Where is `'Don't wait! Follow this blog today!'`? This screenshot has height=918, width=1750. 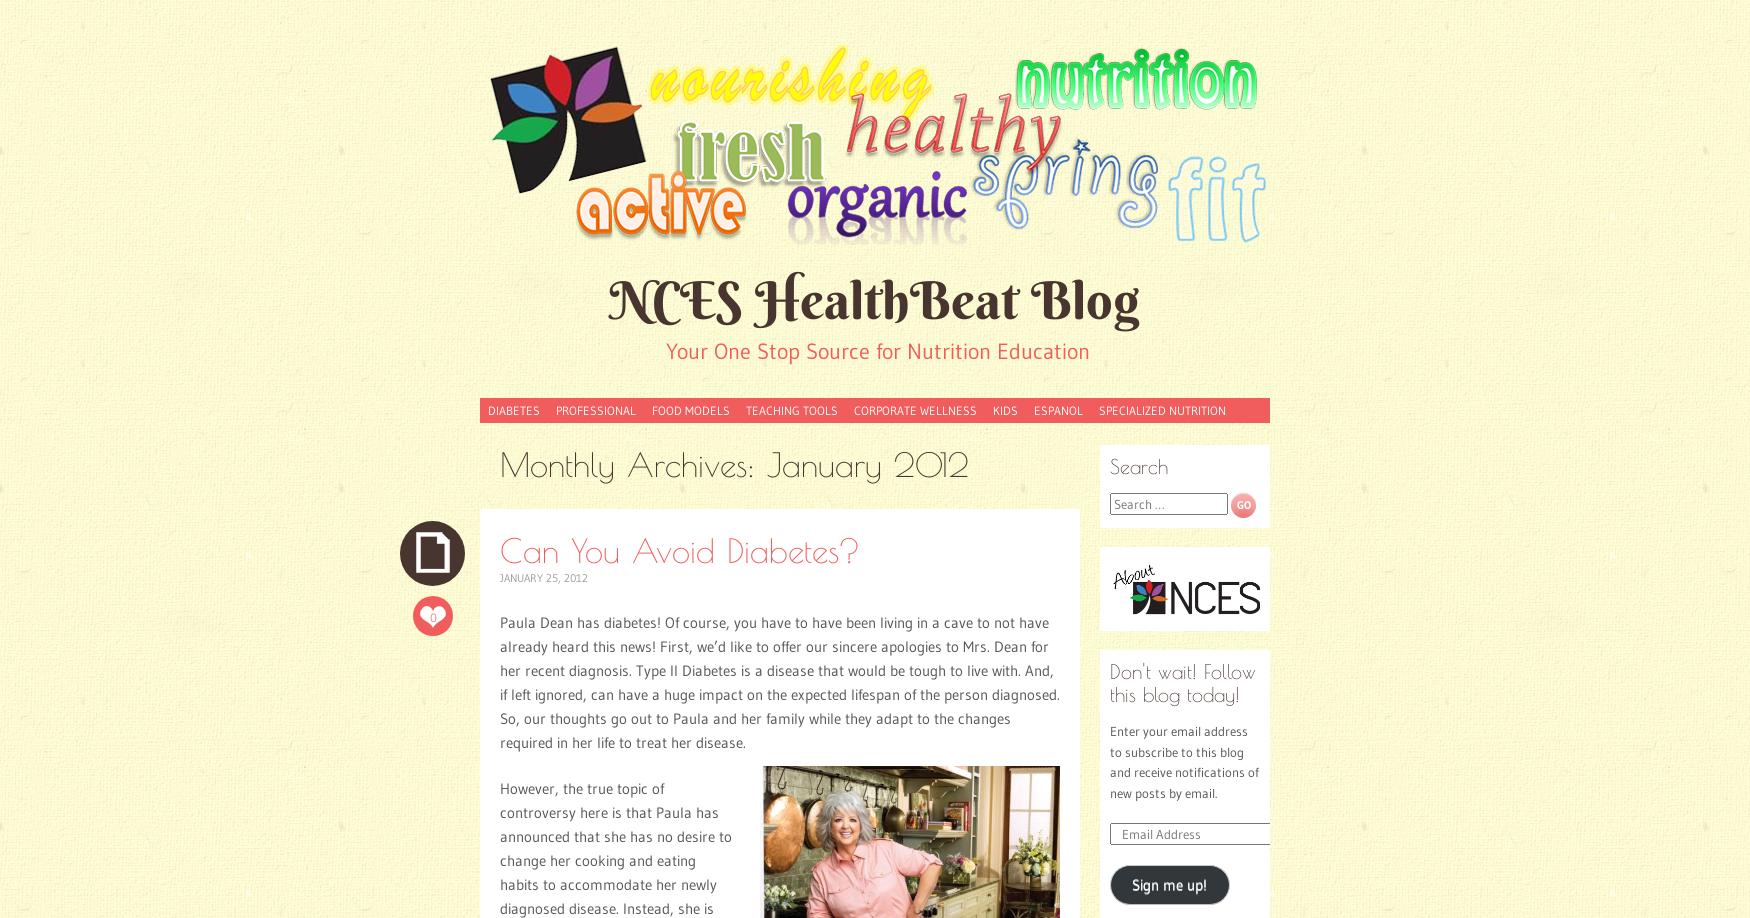
'Don't wait! Follow this blog today!' is located at coordinates (1182, 681).